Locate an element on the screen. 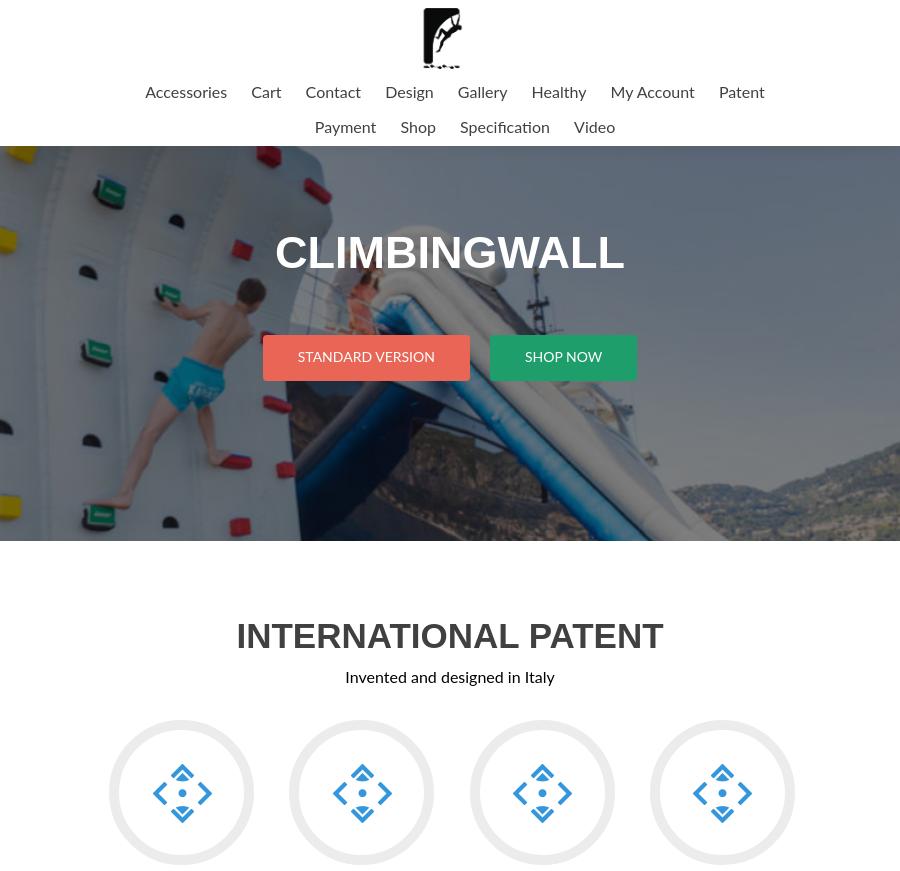 The width and height of the screenshot is (900, 871). 'Patent' is located at coordinates (739, 92).